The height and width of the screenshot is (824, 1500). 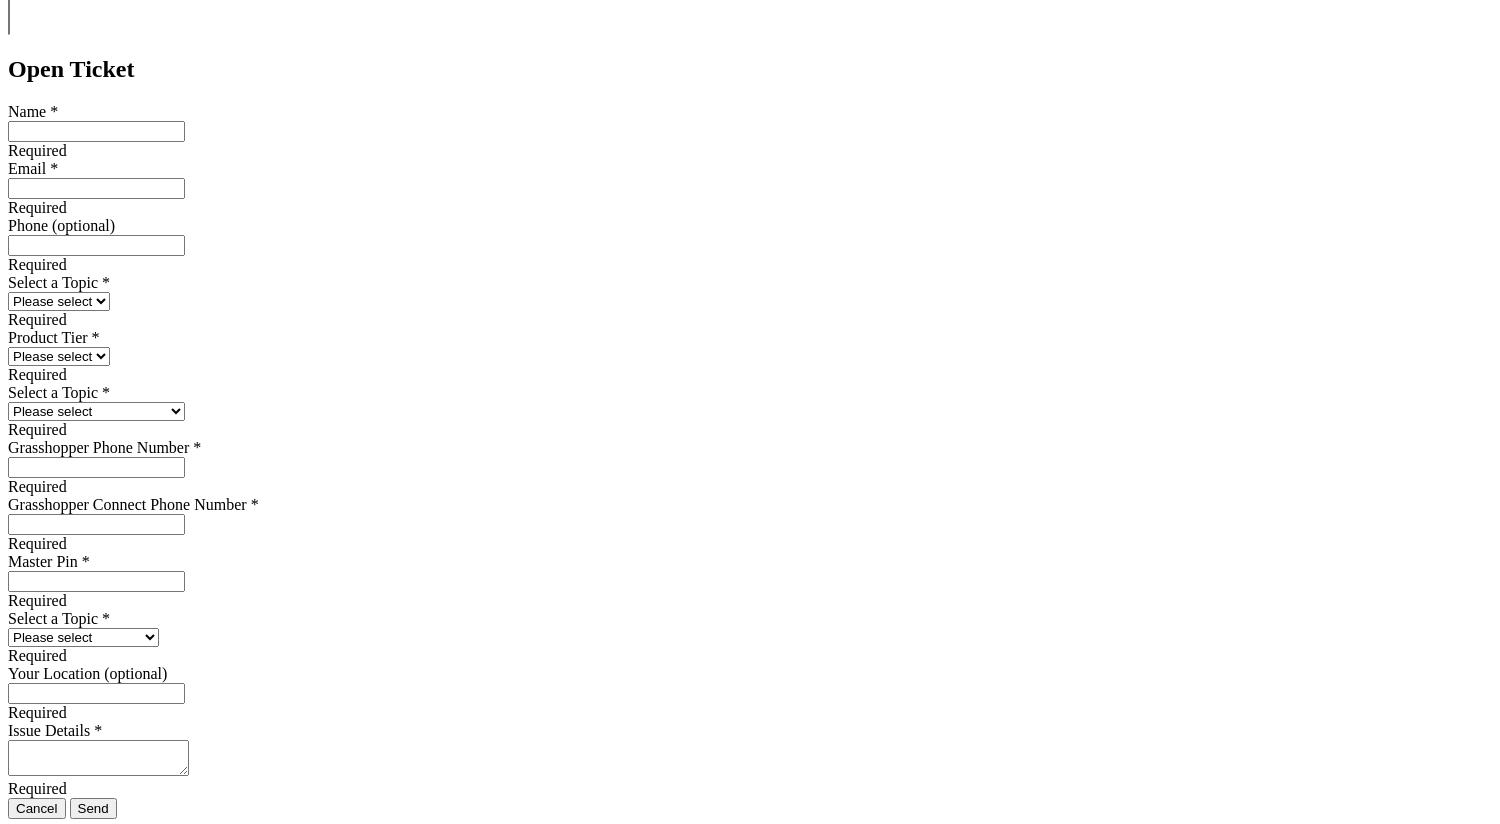 What do you see at coordinates (53, 673) in the screenshot?
I see `'Your Location'` at bounding box center [53, 673].